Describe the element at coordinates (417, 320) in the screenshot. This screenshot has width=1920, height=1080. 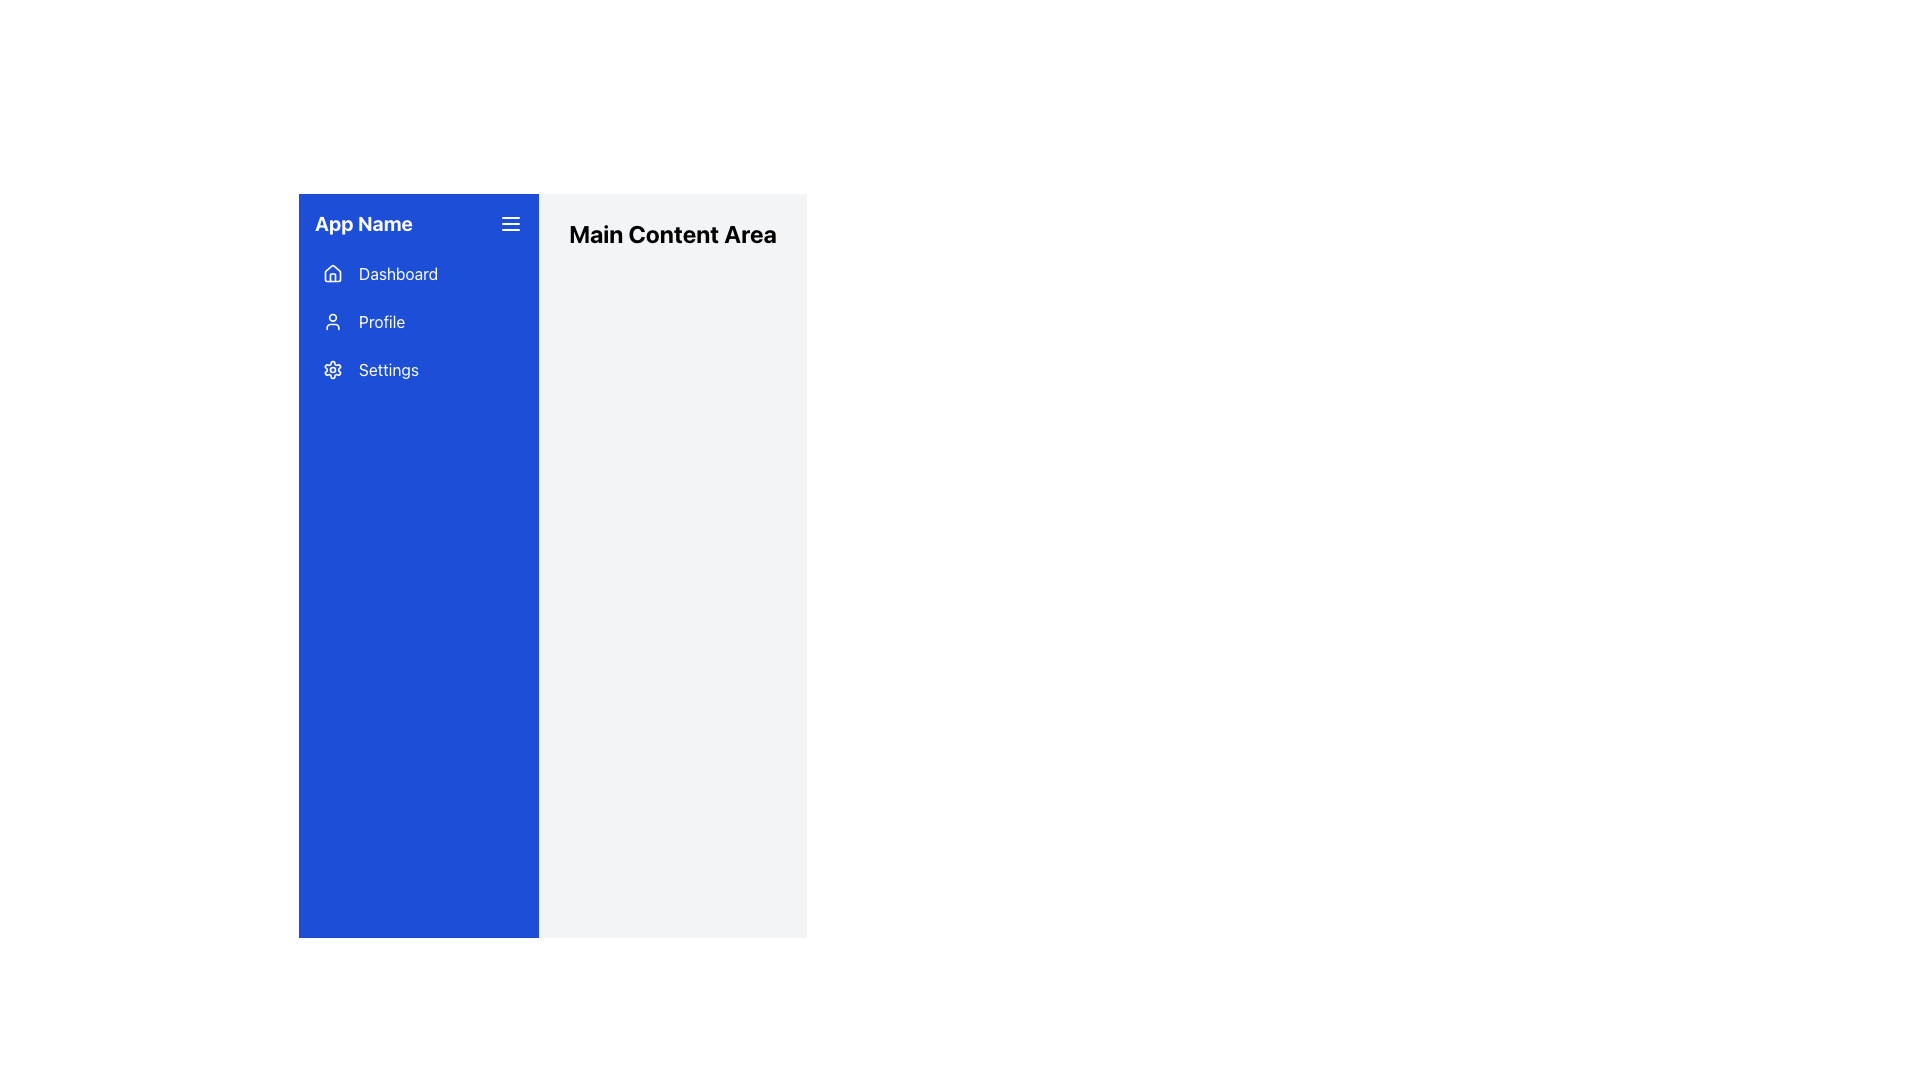
I see `the blue 'Profile' navigation button located in the sidebar, which is the second item in the list below 'Dashboard' and above 'Settings'` at that location.